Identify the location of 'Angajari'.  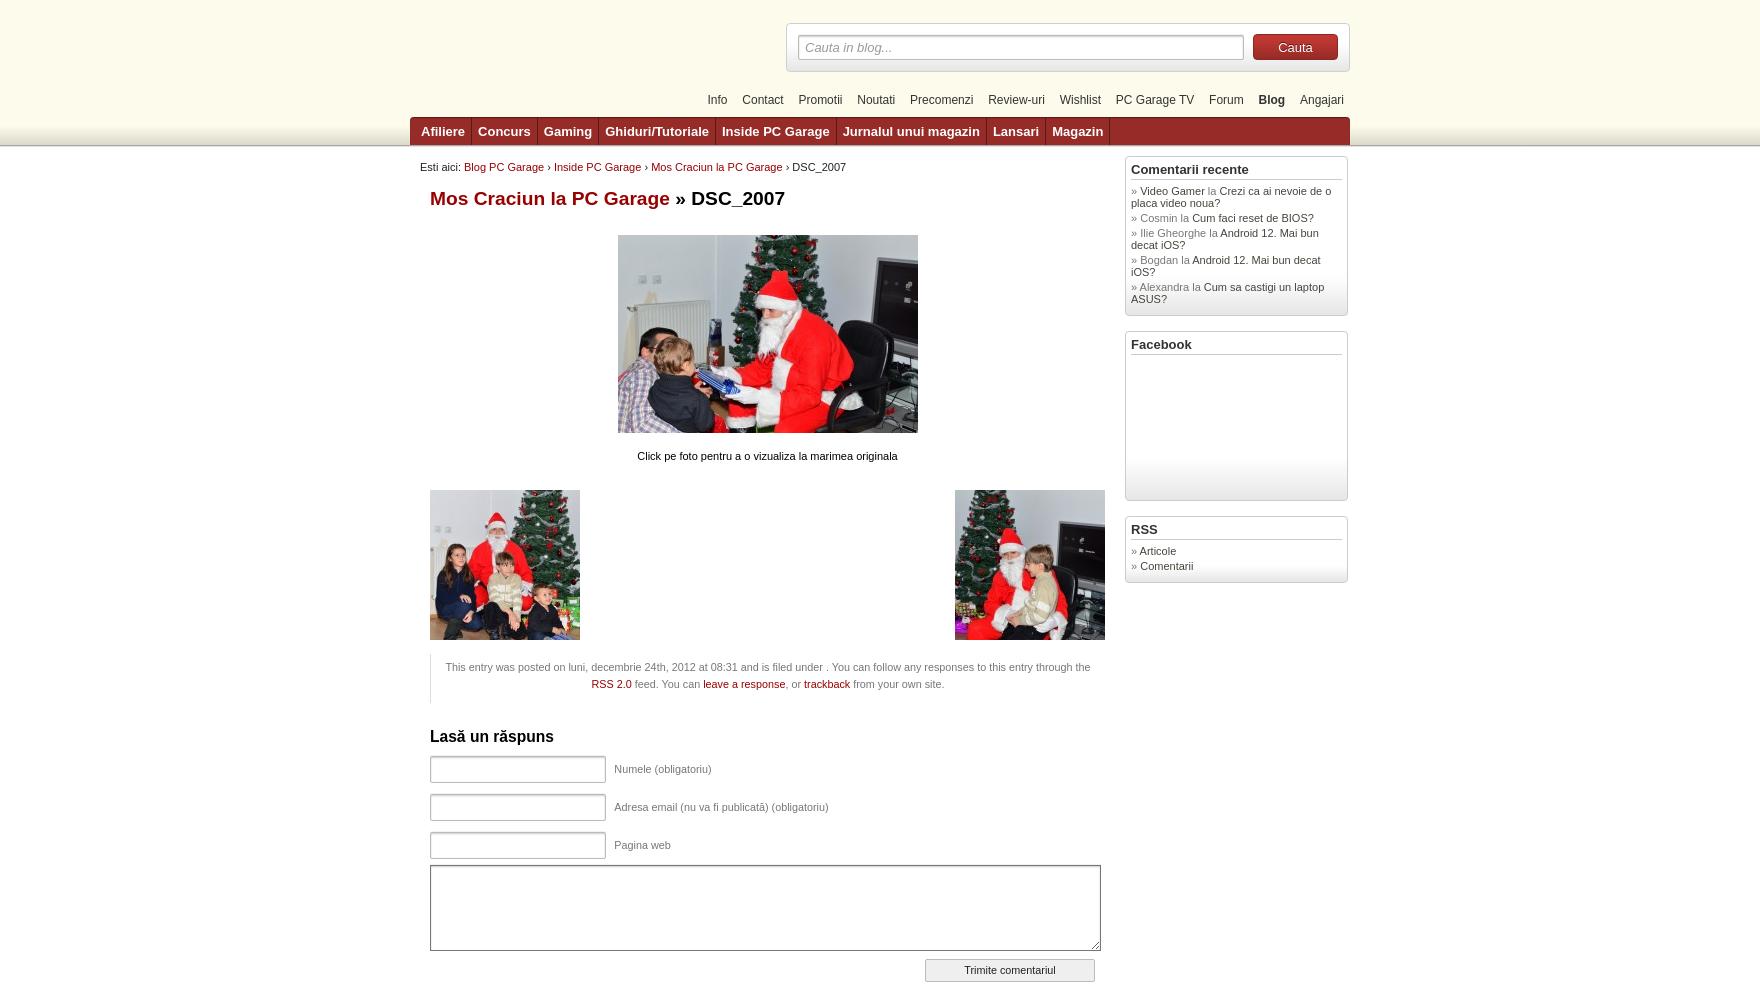
(1321, 99).